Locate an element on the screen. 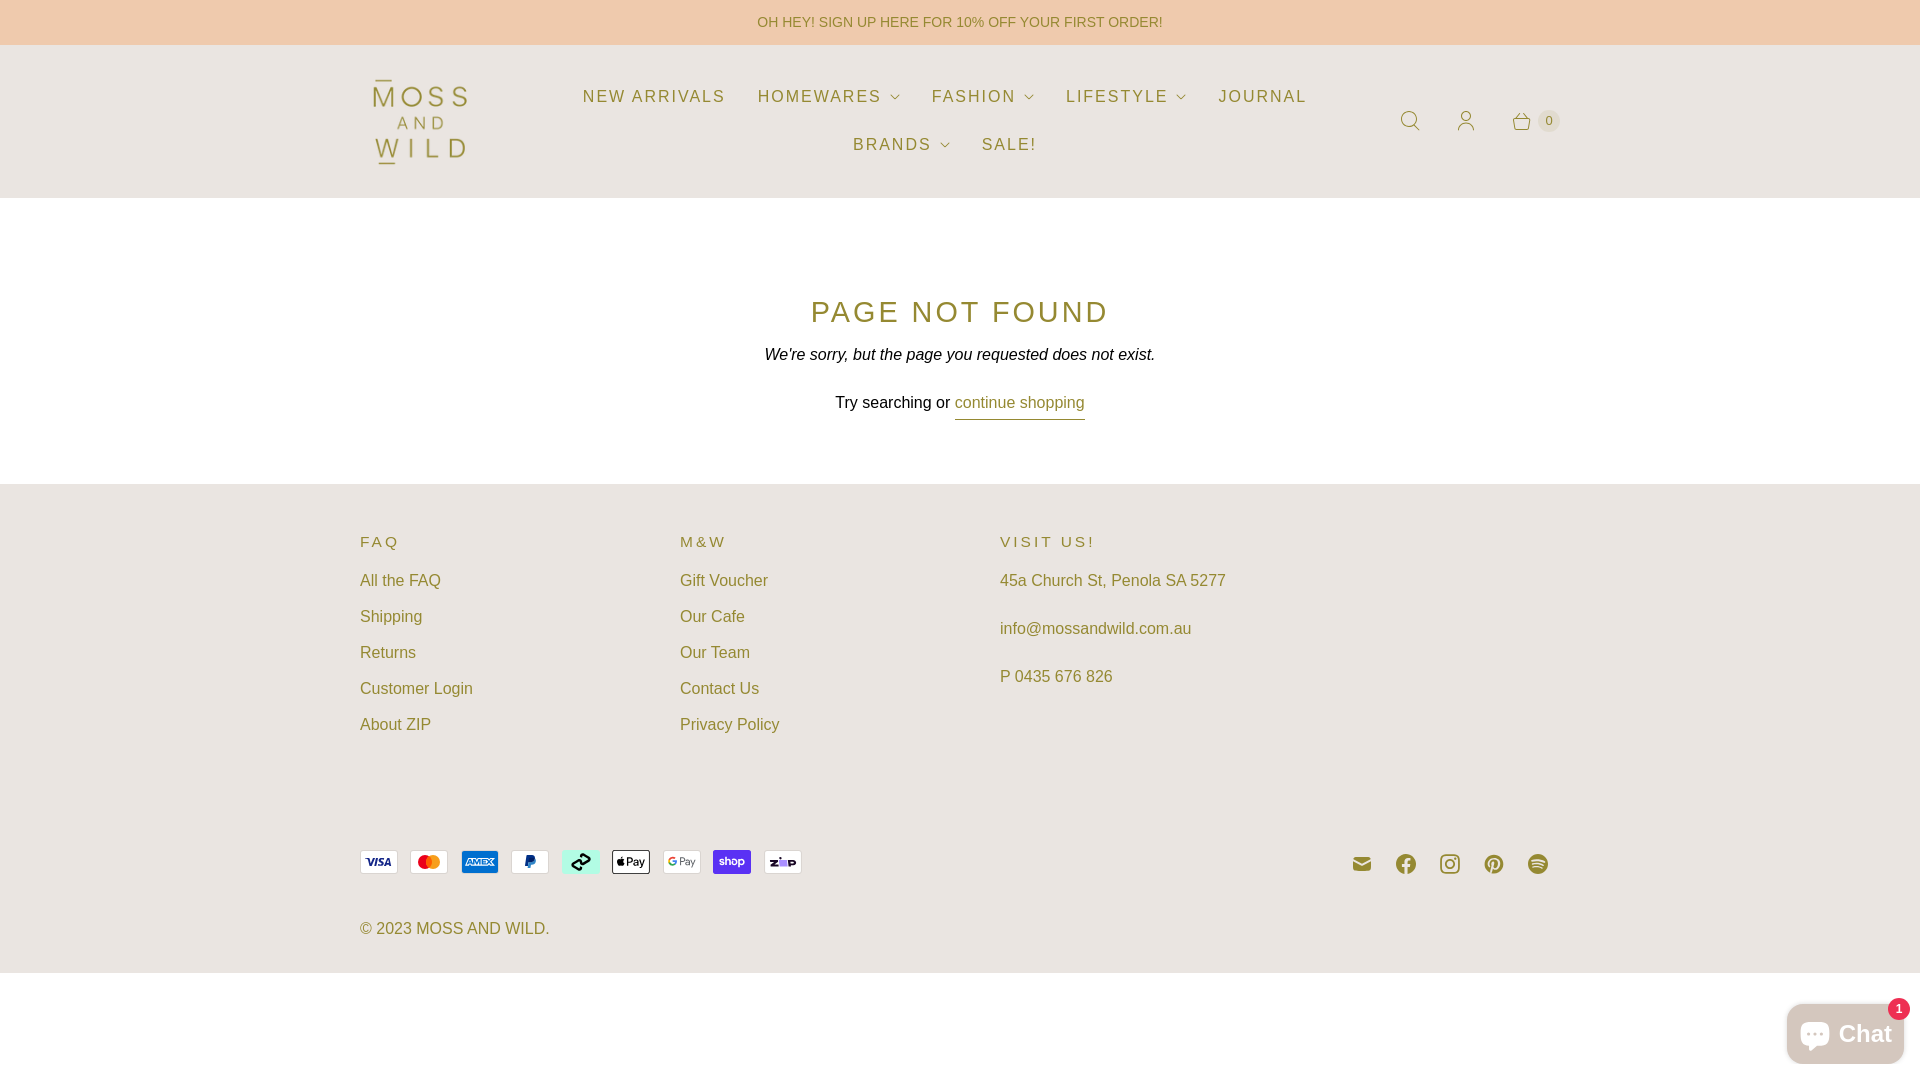 This screenshot has height=1080, width=1920. 'Contact Us' is located at coordinates (719, 687).